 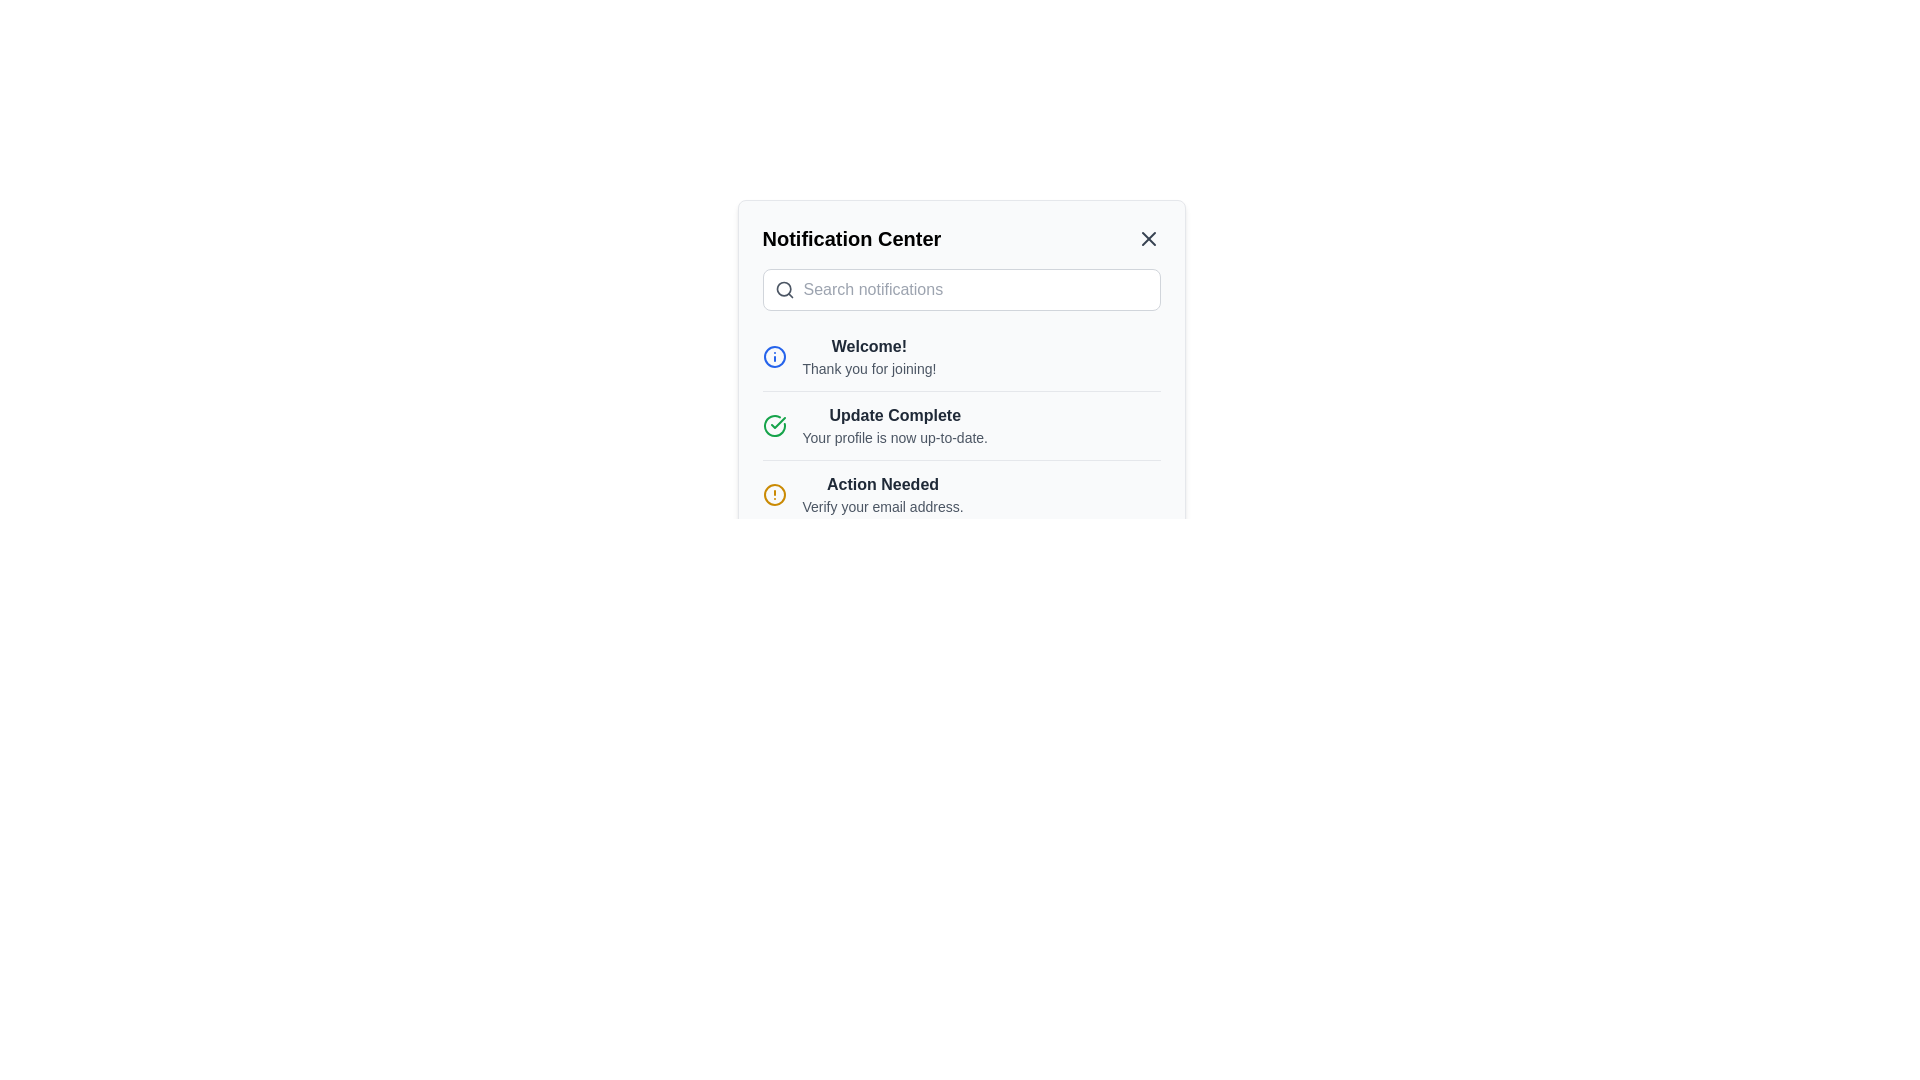 I want to click on the visual indicator icon for the 'Update Complete' notification located within the notification panel, to the left of the notification text, so click(x=773, y=424).